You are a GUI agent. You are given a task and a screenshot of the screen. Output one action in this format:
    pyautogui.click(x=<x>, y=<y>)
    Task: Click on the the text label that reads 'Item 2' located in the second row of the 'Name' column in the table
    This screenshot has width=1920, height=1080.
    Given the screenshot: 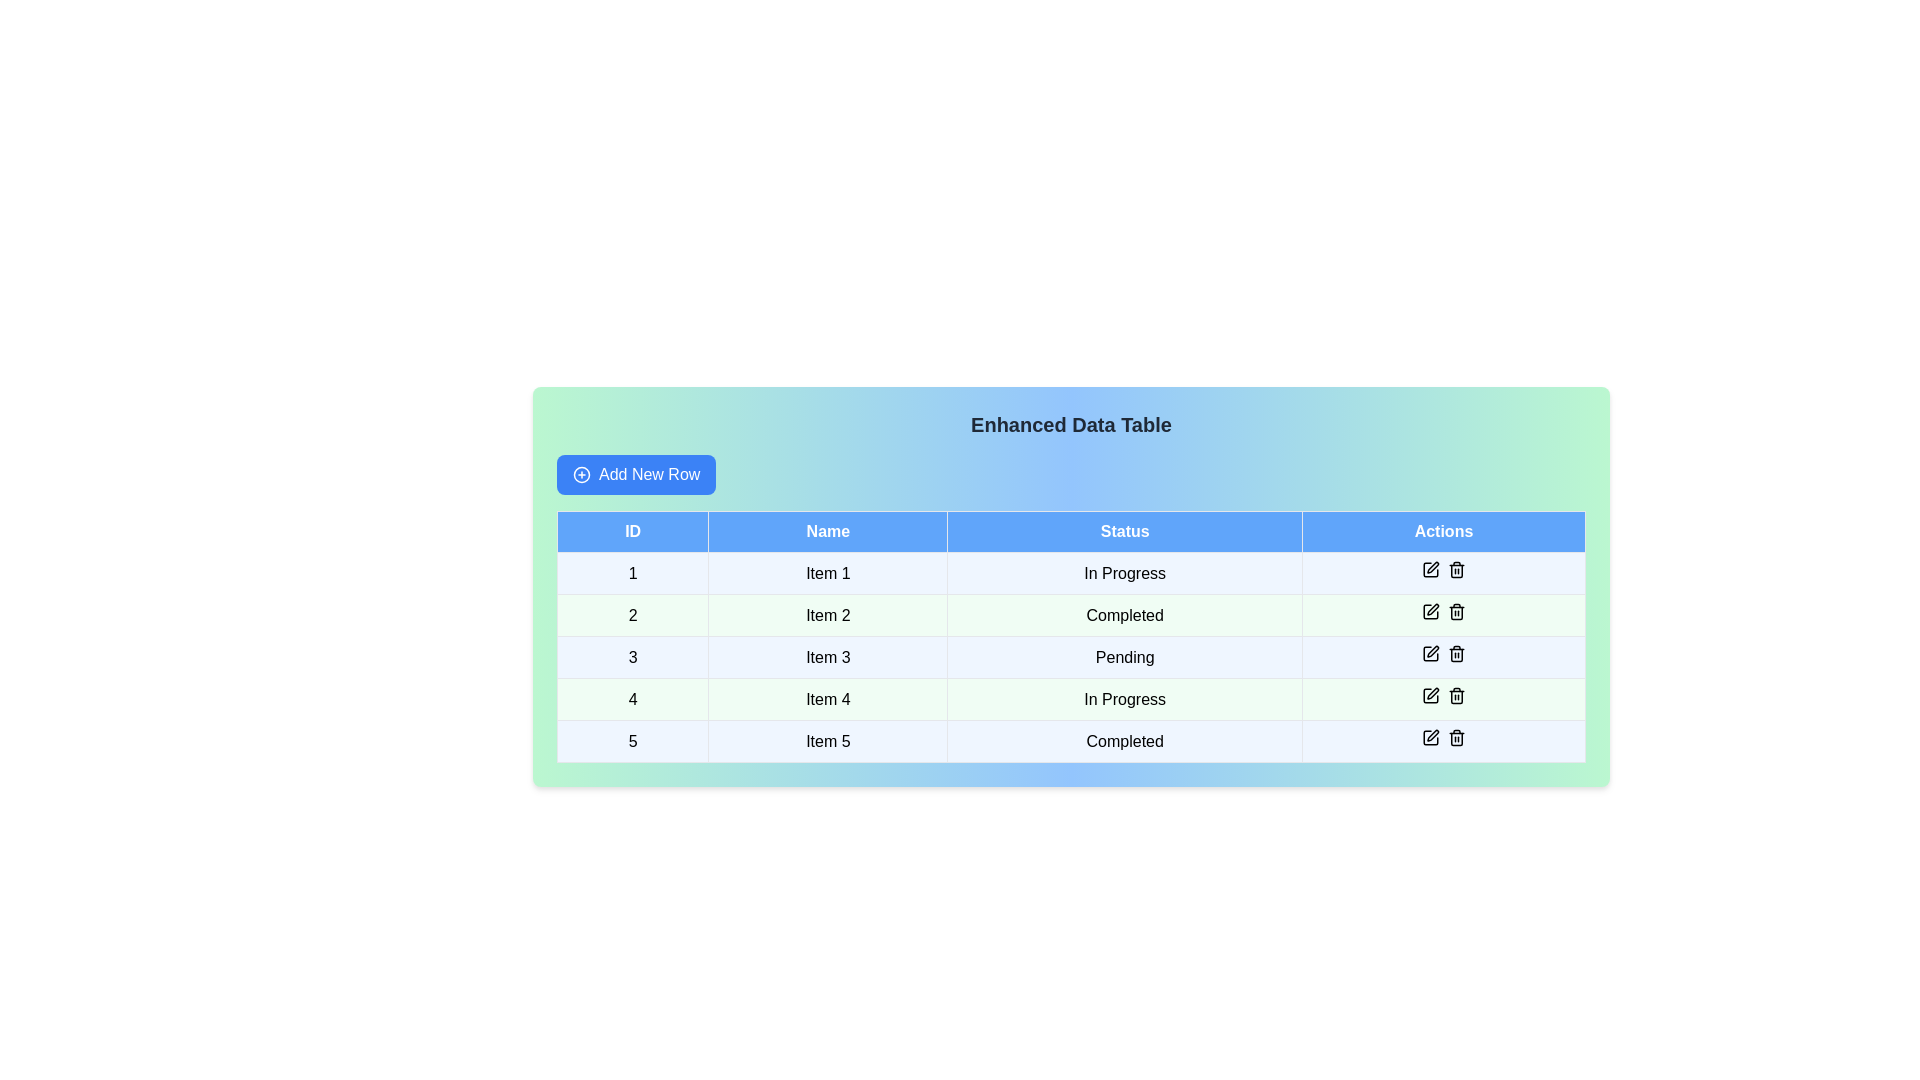 What is the action you would take?
    pyautogui.click(x=828, y=614)
    